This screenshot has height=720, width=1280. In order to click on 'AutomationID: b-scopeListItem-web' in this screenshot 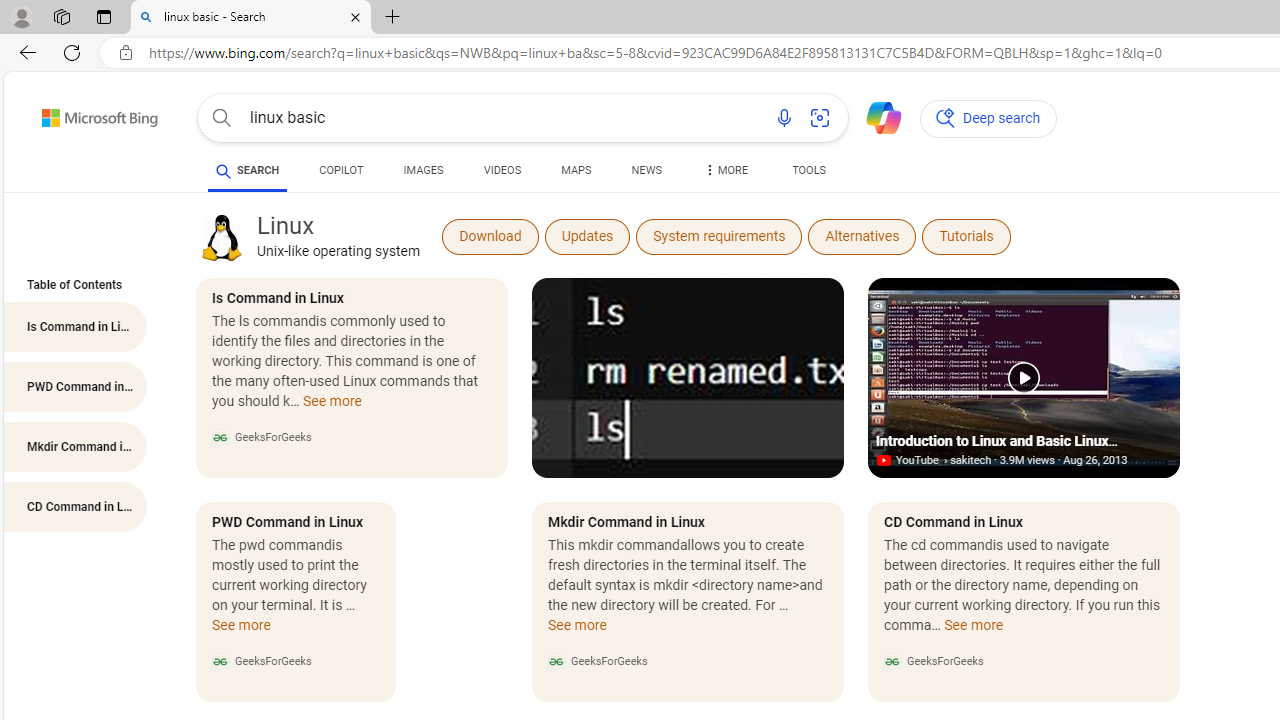, I will do `click(246, 169)`.